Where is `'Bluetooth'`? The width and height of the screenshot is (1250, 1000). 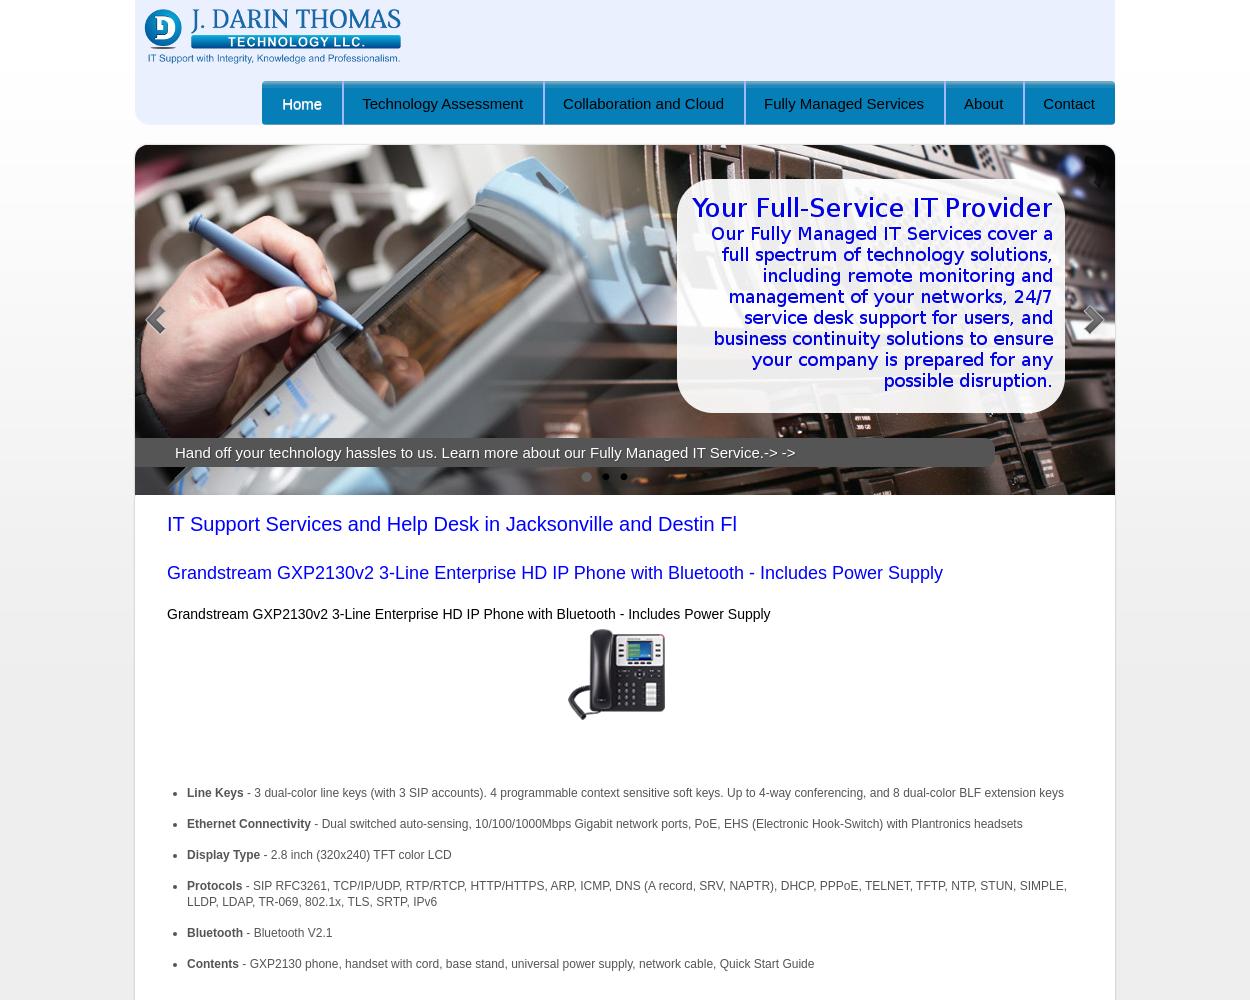 'Bluetooth' is located at coordinates (213, 933).